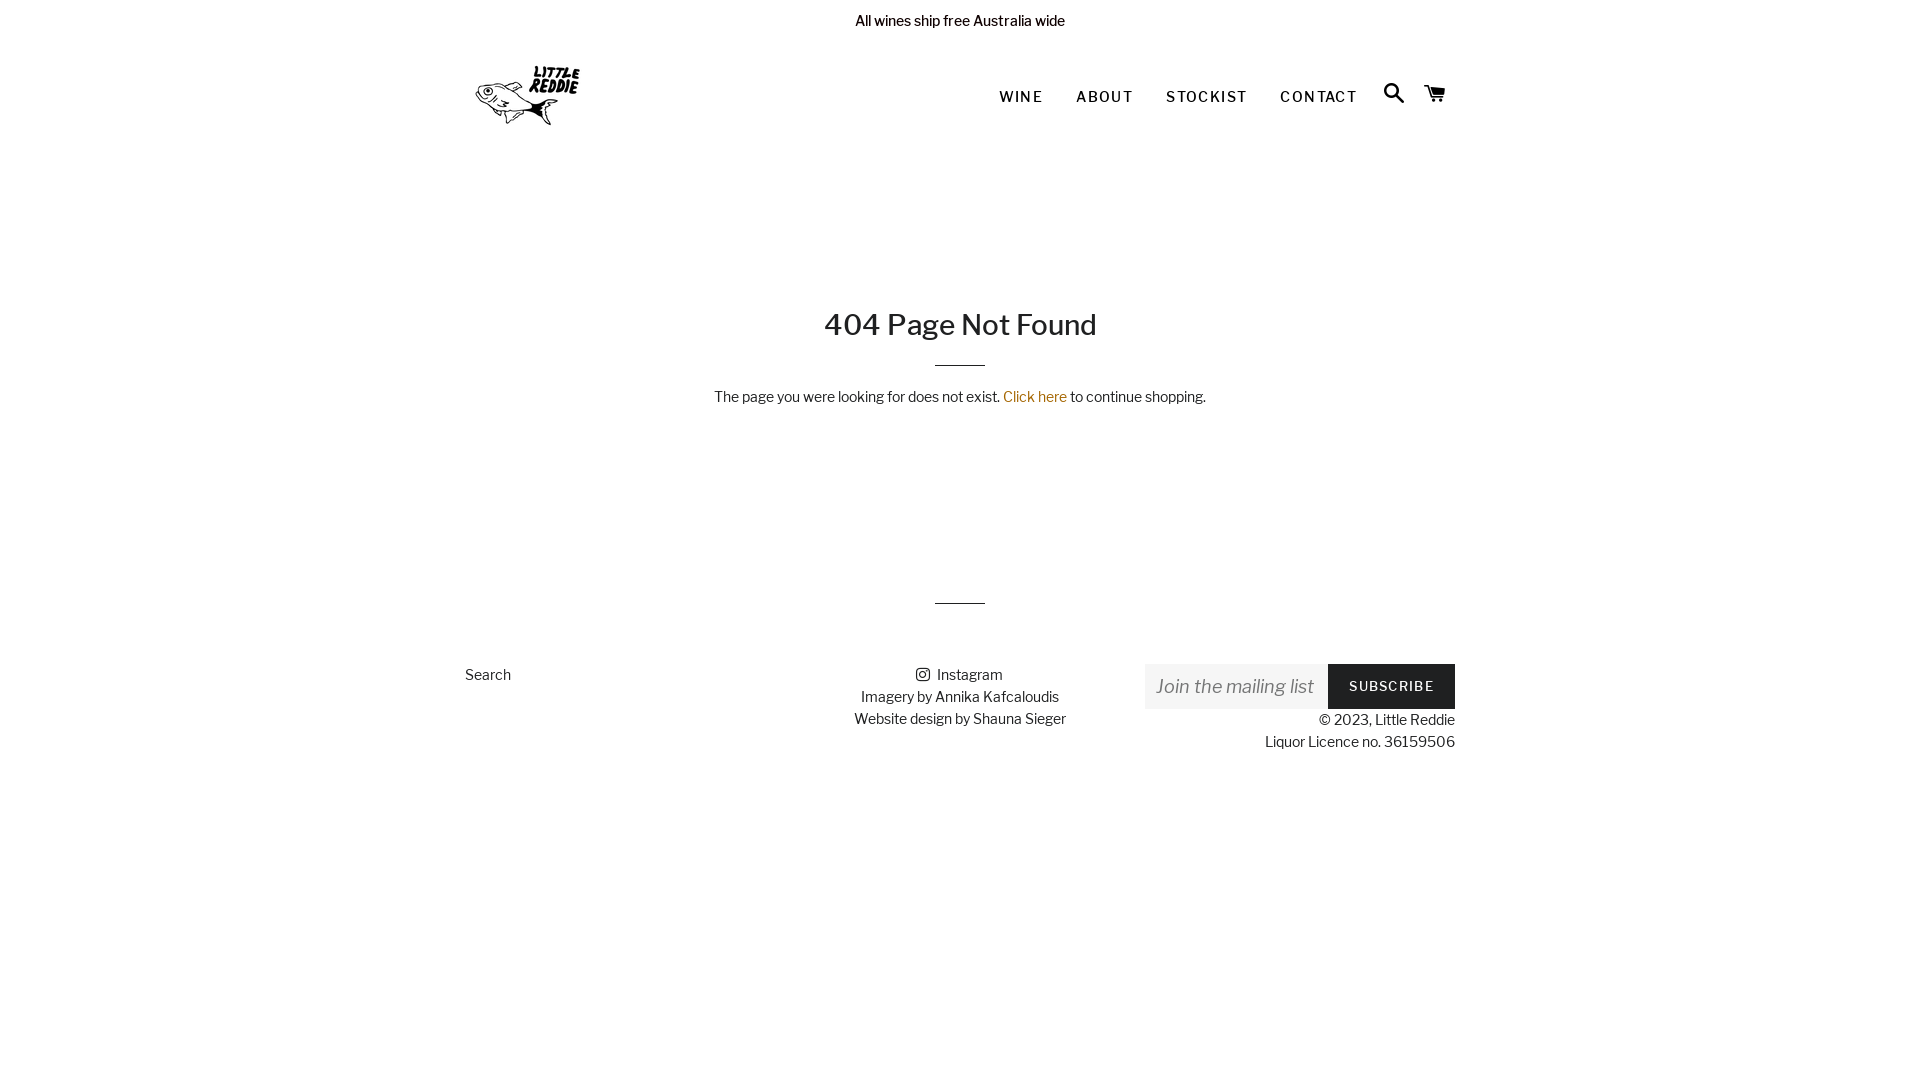  I want to click on 'ABOUT', so click(1103, 96).